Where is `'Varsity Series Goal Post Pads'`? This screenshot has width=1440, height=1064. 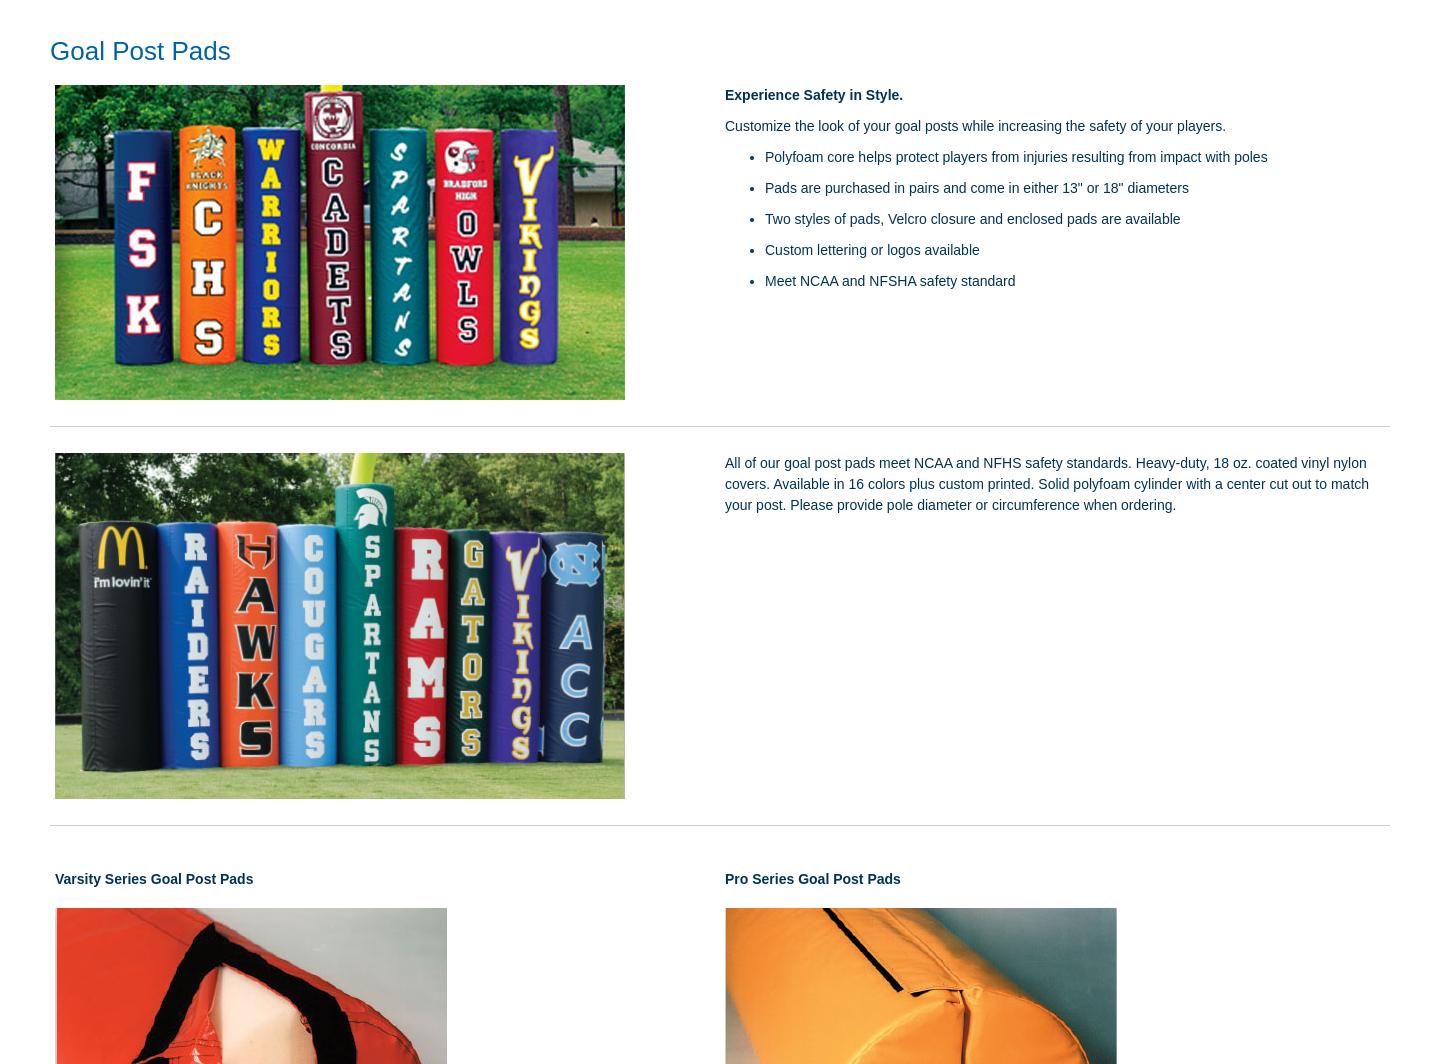
'Varsity Series Goal Post Pads' is located at coordinates (152, 878).